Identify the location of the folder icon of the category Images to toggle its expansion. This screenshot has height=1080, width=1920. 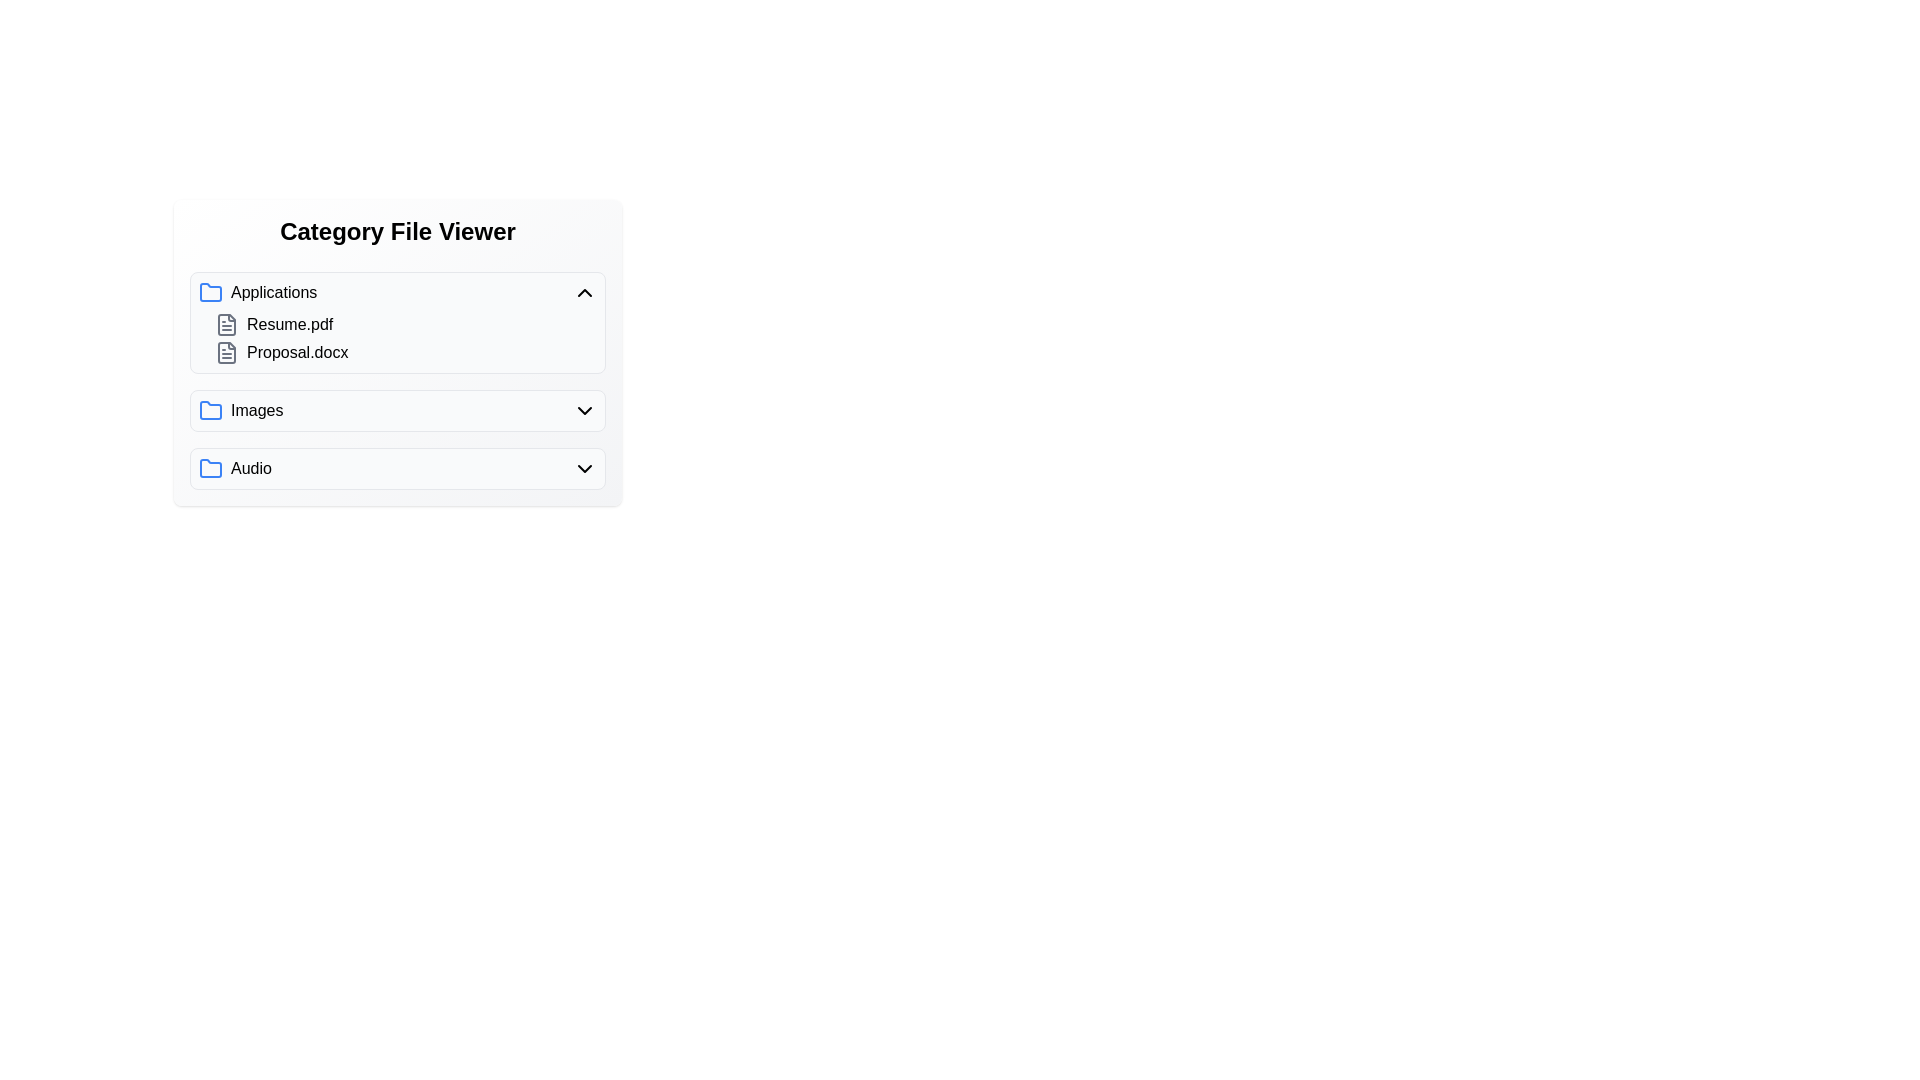
(211, 410).